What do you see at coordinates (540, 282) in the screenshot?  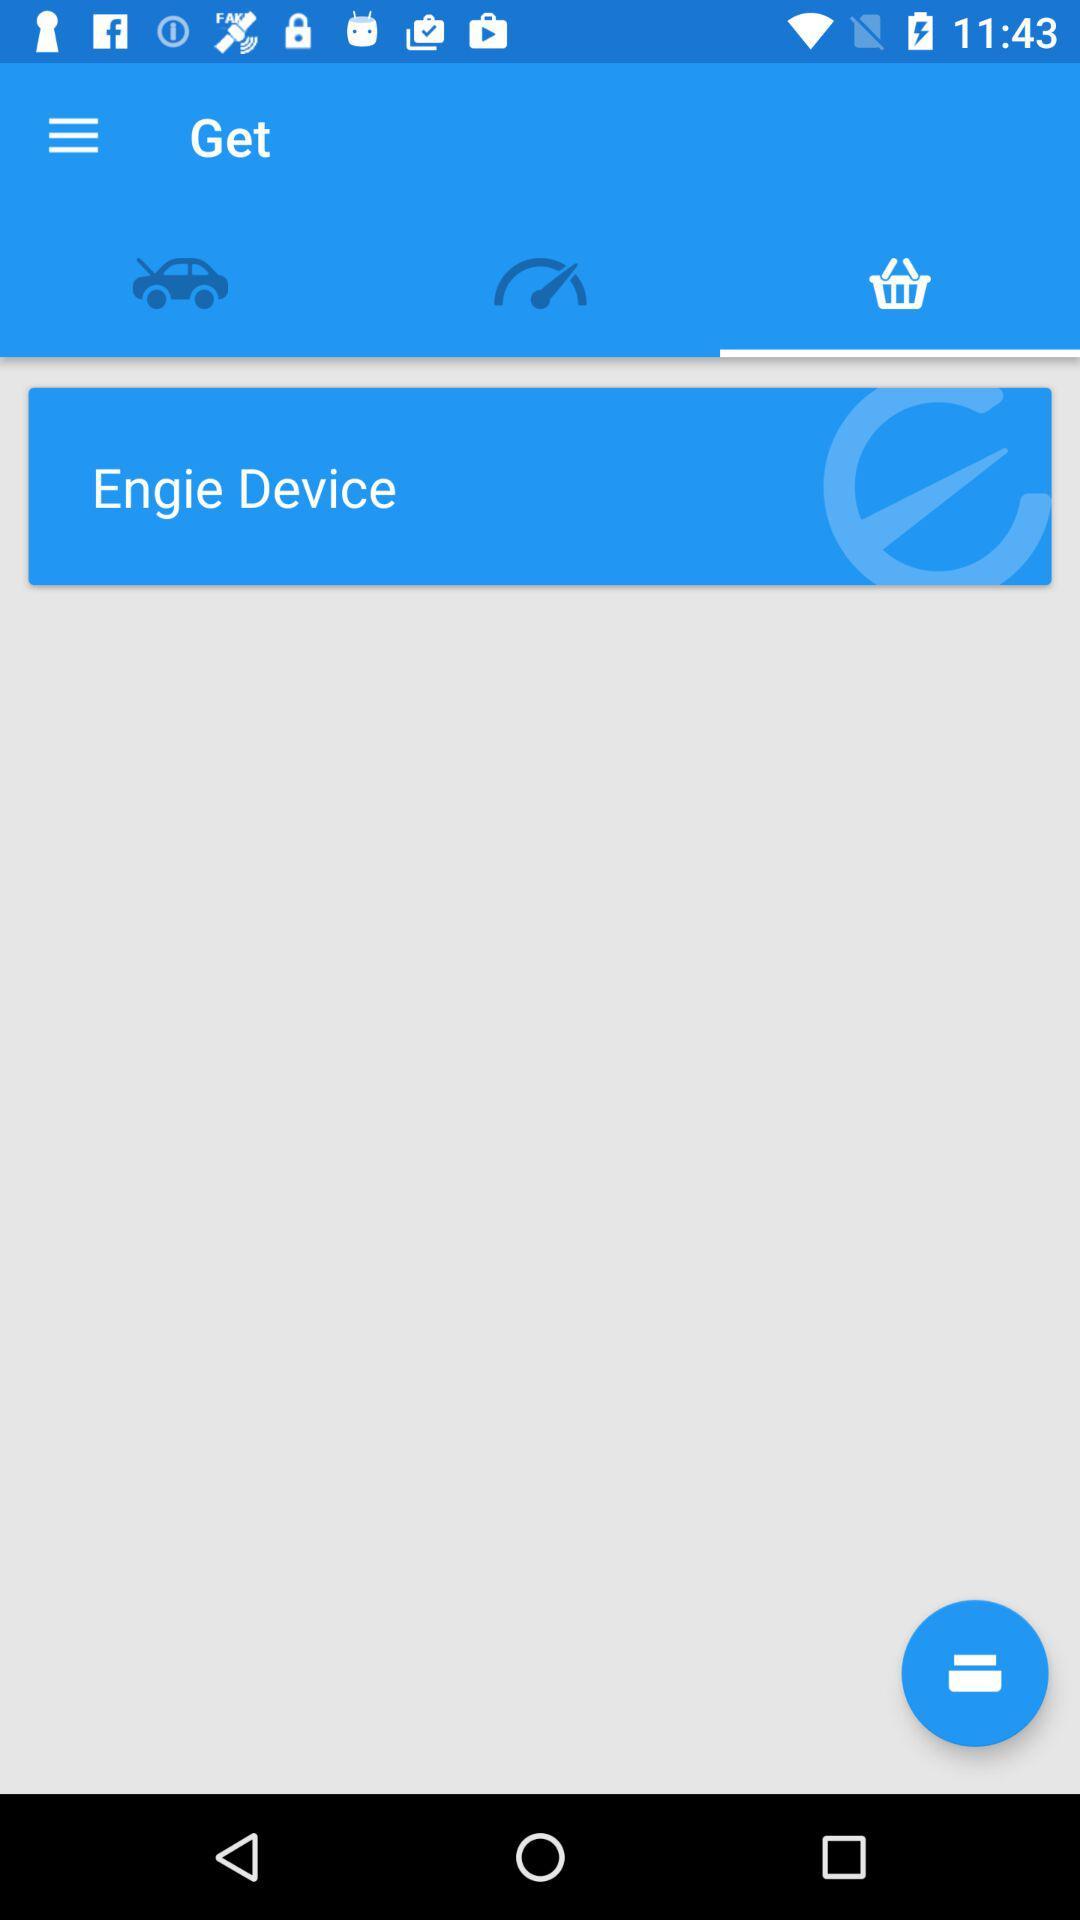 I see `icon above engie device item` at bounding box center [540, 282].